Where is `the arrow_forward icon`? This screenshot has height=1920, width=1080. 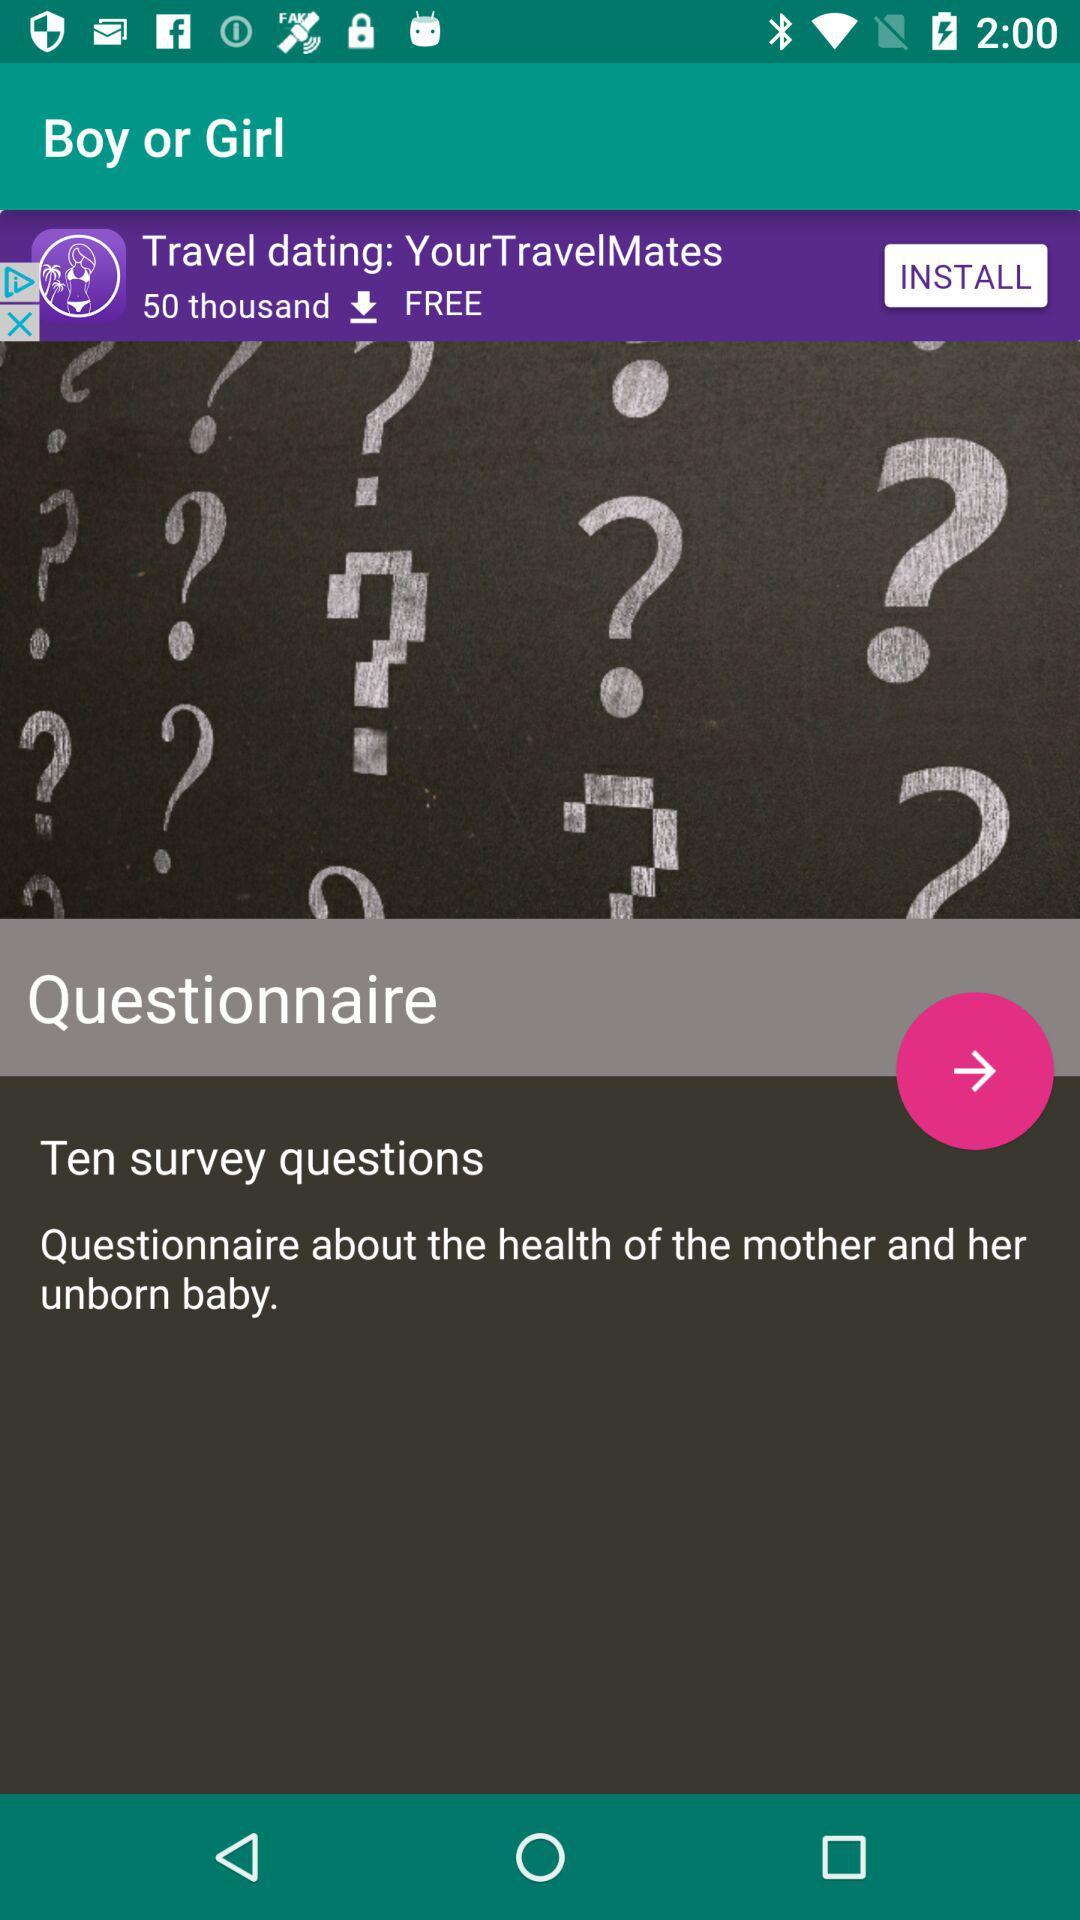
the arrow_forward icon is located at coordinates (974, 1069).